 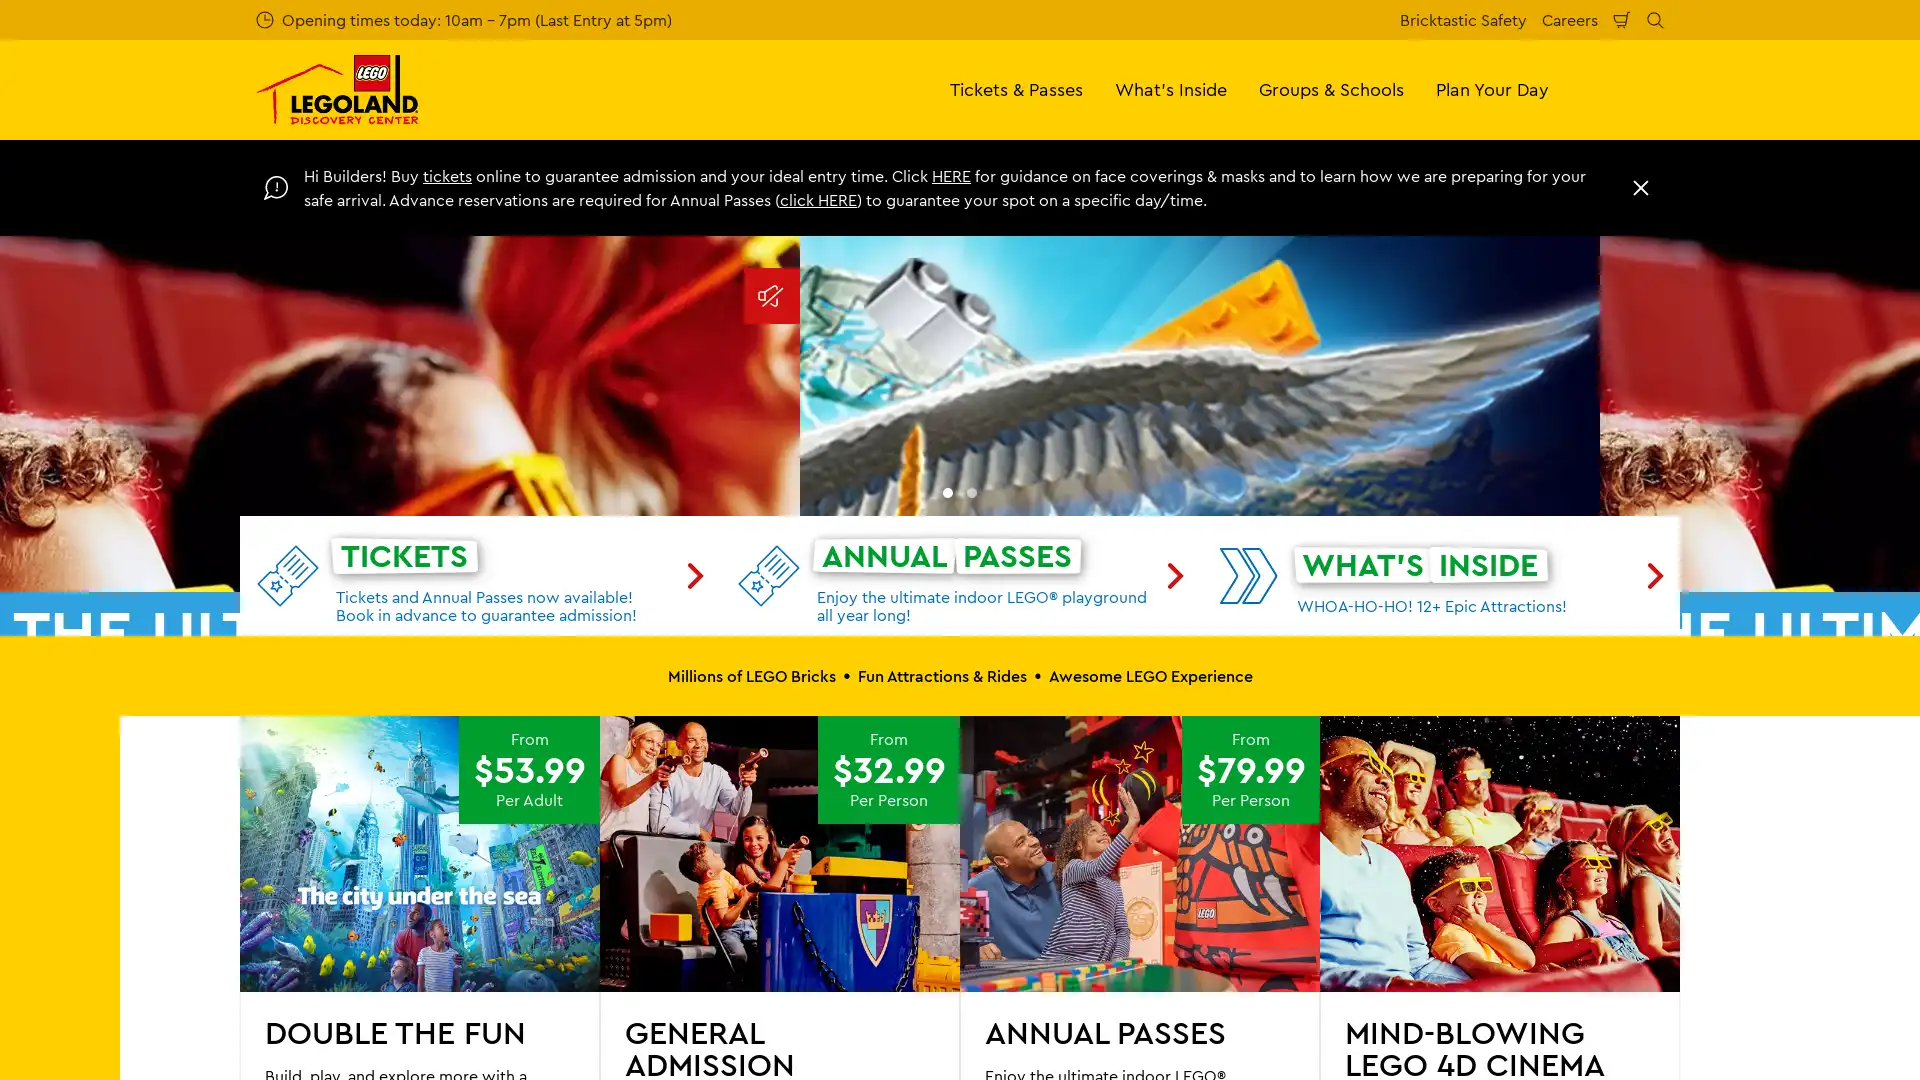 What do you see at coordinates (971, 870) in the screenshot?
I see `Go to slide 2` at bounding box center [971, 870].